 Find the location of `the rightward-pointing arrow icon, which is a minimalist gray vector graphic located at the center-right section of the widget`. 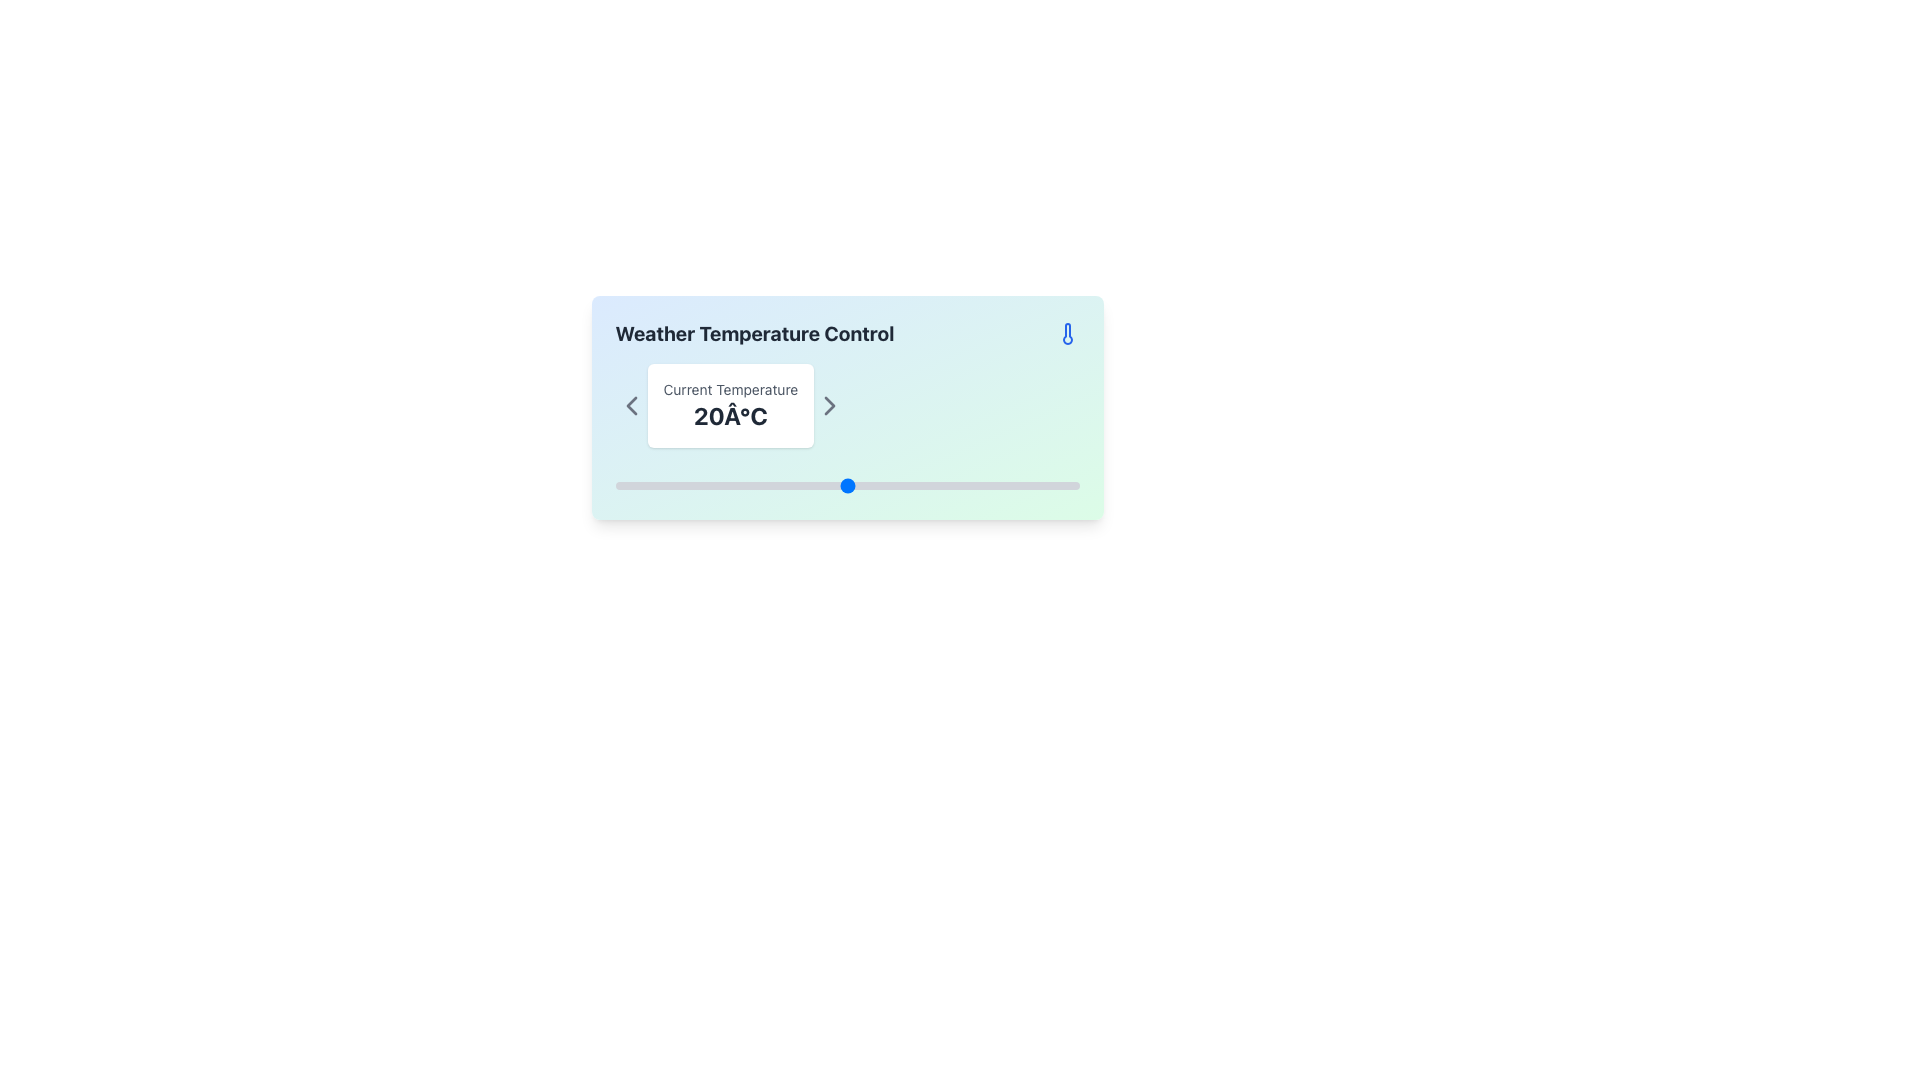

the rightward-pointing arrow icon, which is a minimalist gray vector graphic located at the center-right section of the widget is located at coordinates (830, 405).